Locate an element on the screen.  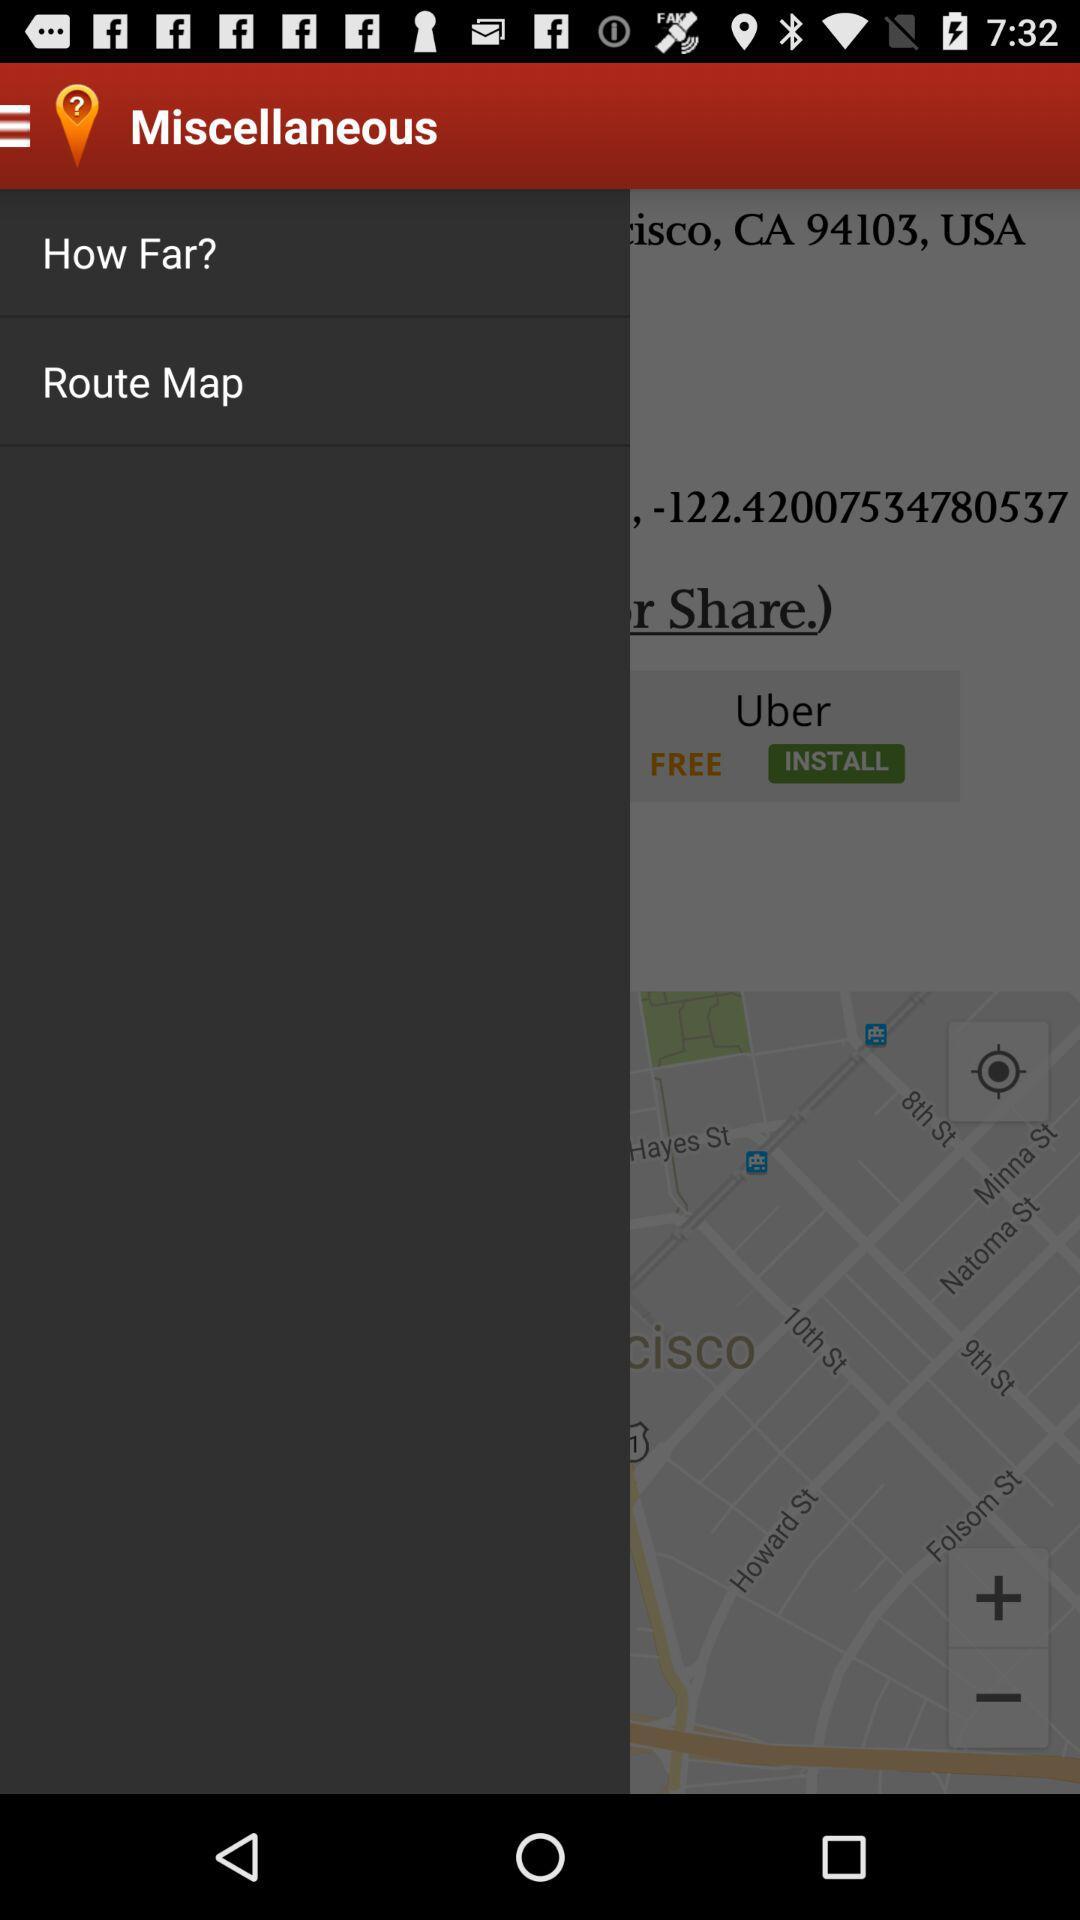
the location_crosshair icon is located at coordinates (998, 1148).